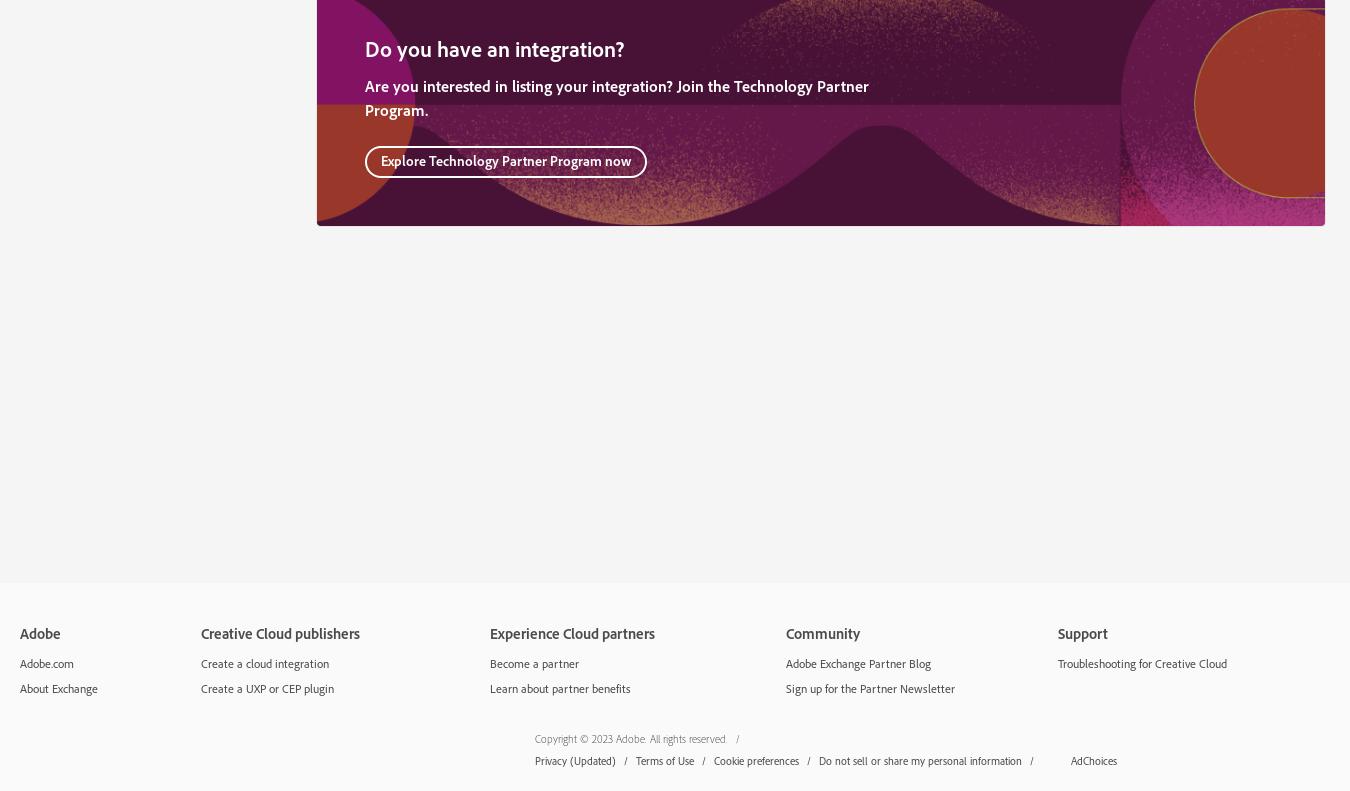 This screenshot has height=791, width=1350. Describe the element at coordinates (279, 633) in the screenshot. I see `'Creative Cloud publishers'` at that location.